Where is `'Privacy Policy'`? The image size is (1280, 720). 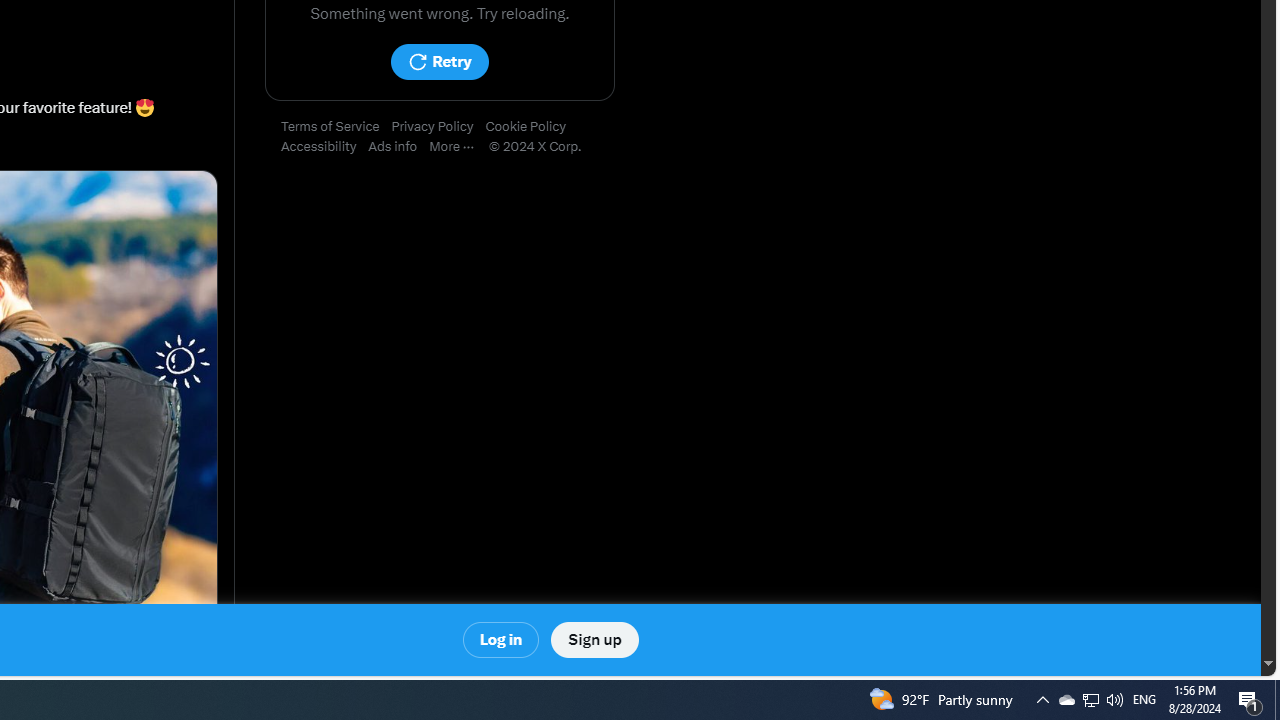
'Privacy Policy' is located at coordinates (437, 127).